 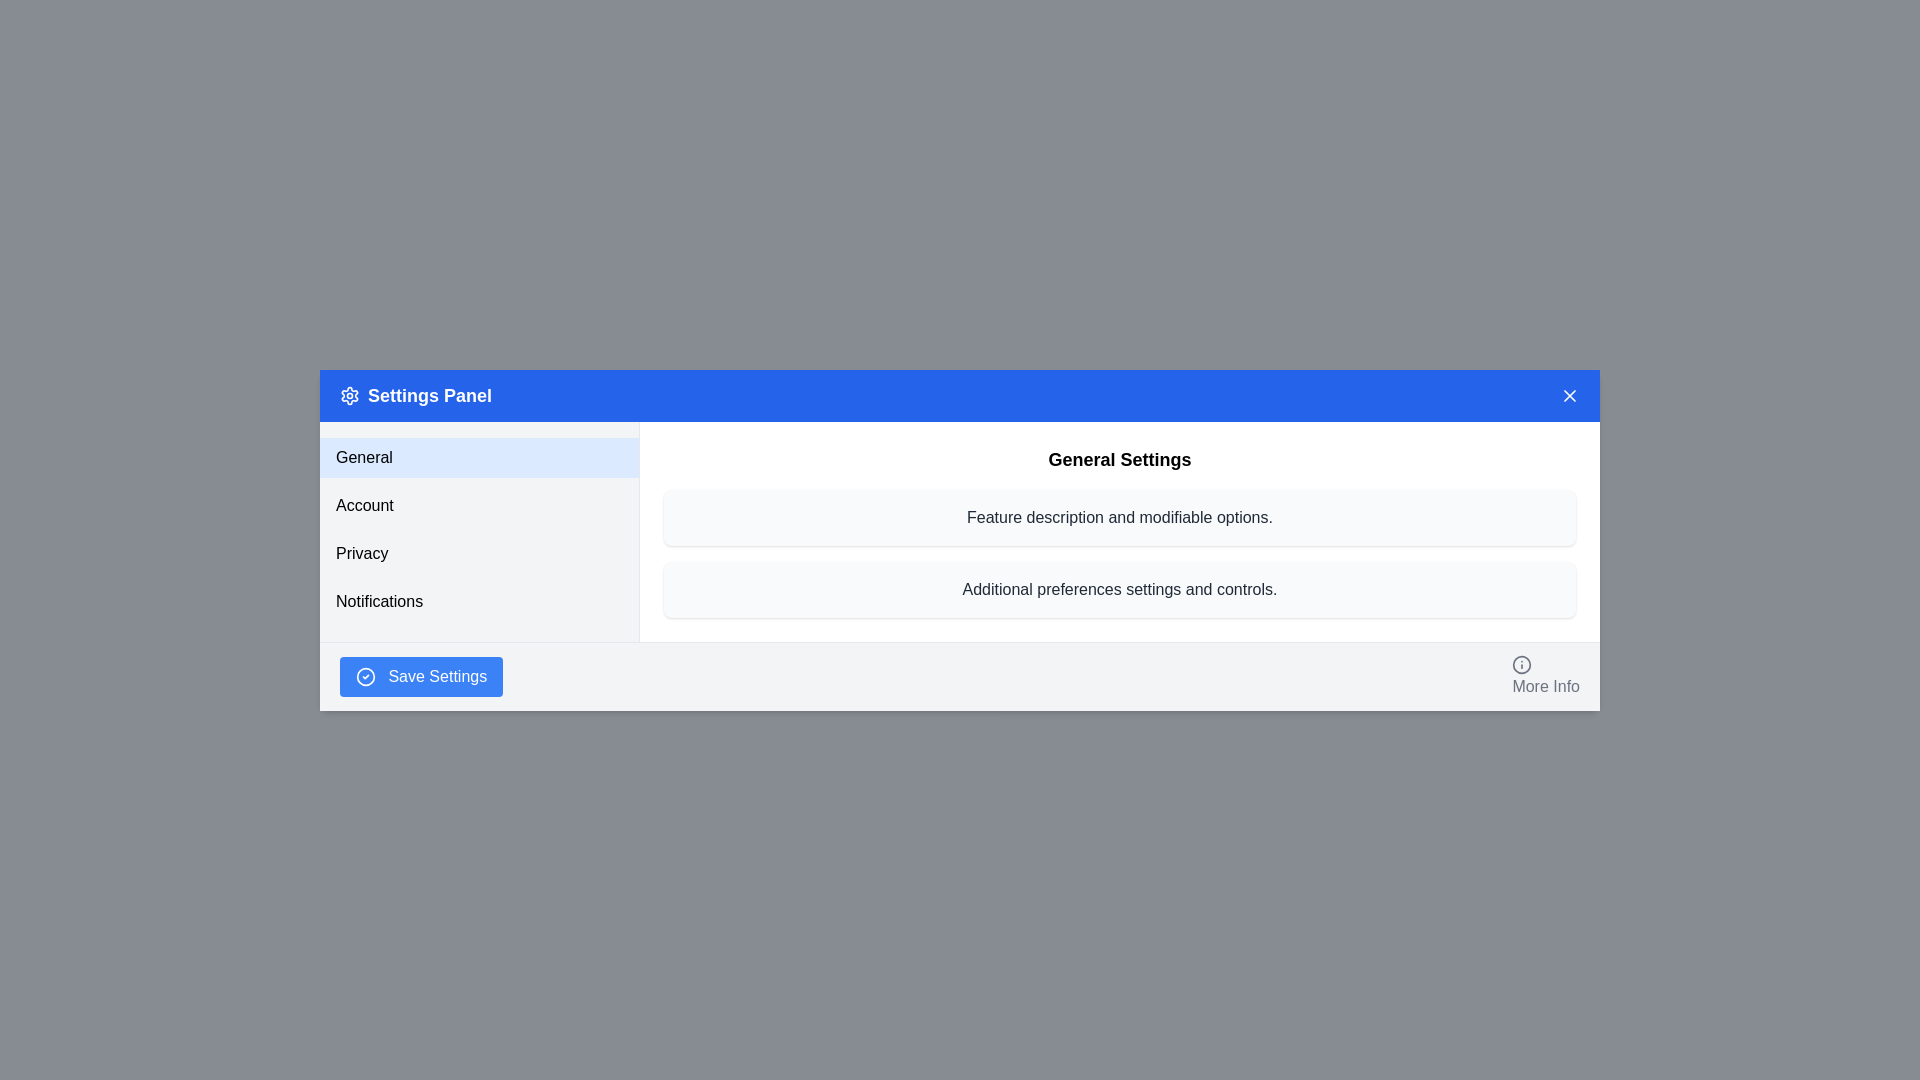 I want to click on the close button icon located in the top-right corner of the blue header bar, so click(x=1568, y=395).